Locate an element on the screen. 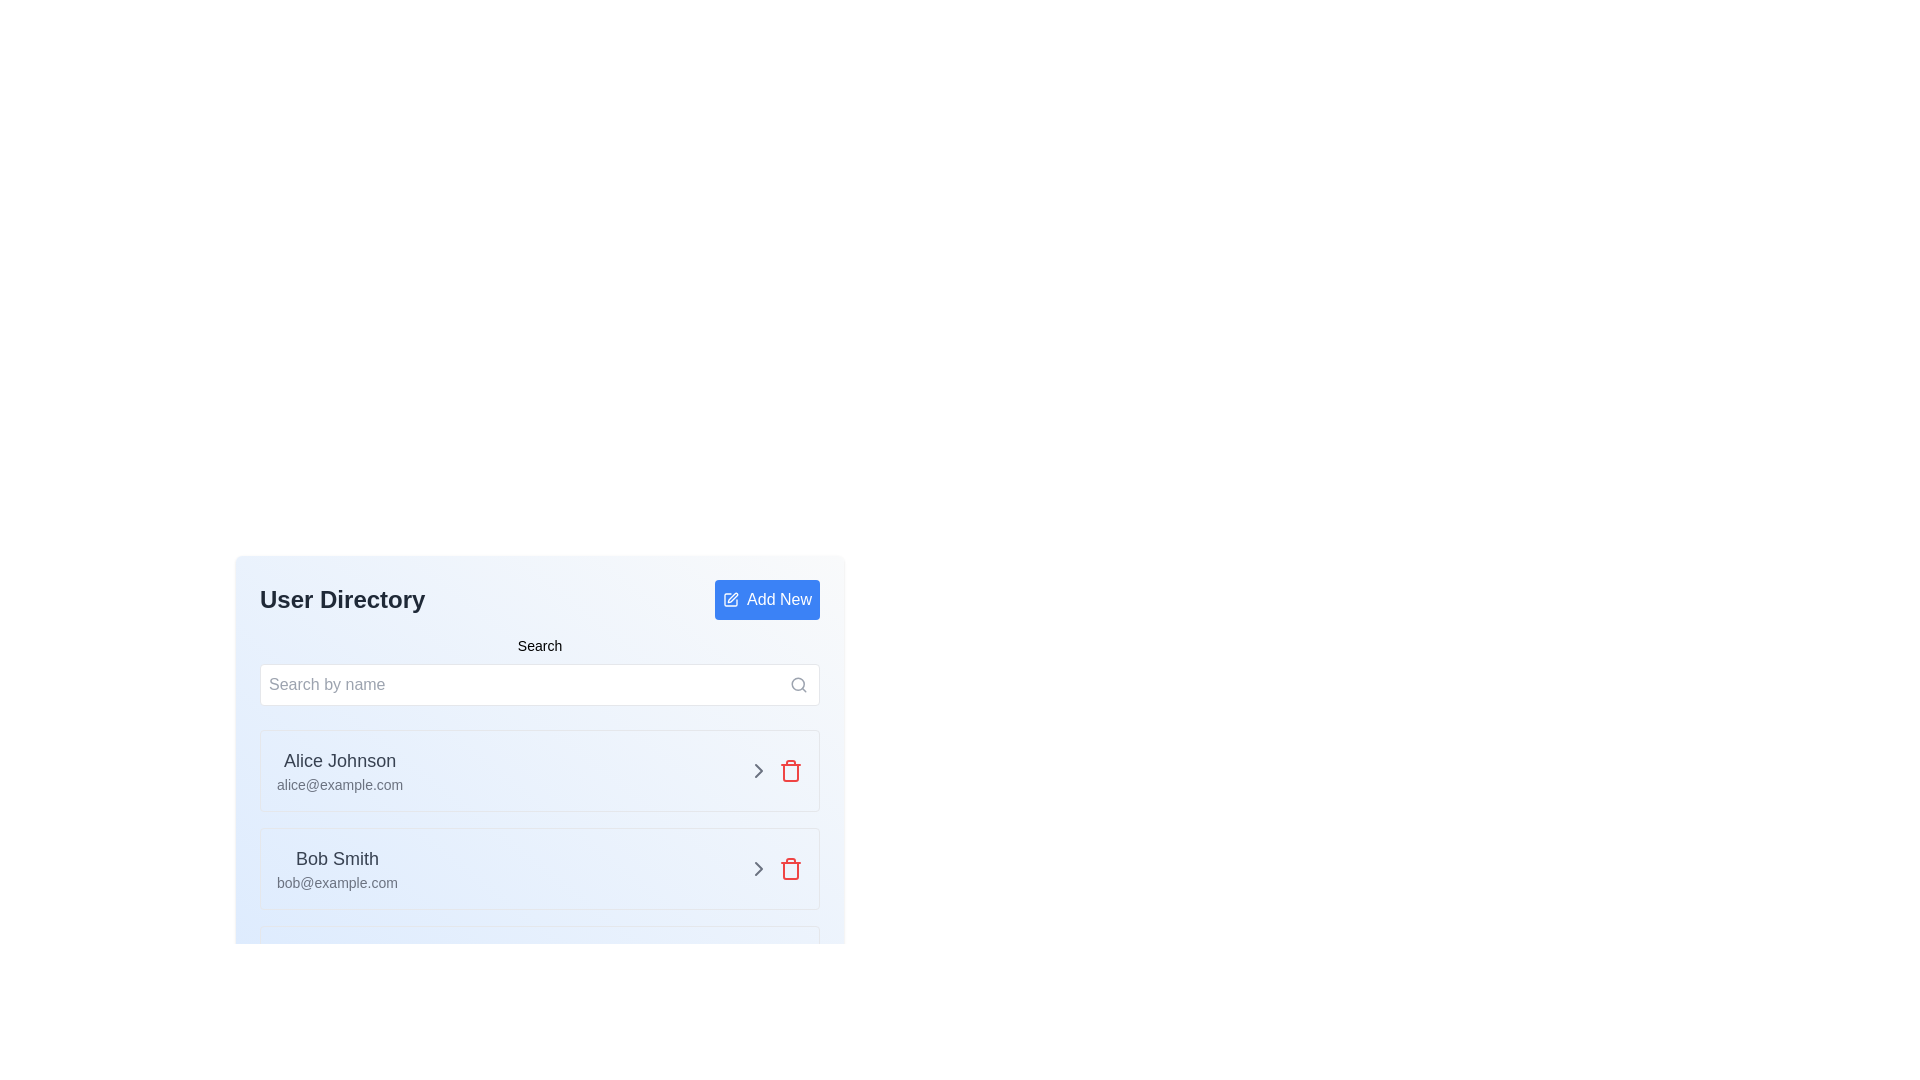 This screenshot has height=1080, width=1920. email address 'bob@example.com' displayed in a small-sized, gray-colored font below the name 'Bob Smith' is located at coordinates (337, 882).